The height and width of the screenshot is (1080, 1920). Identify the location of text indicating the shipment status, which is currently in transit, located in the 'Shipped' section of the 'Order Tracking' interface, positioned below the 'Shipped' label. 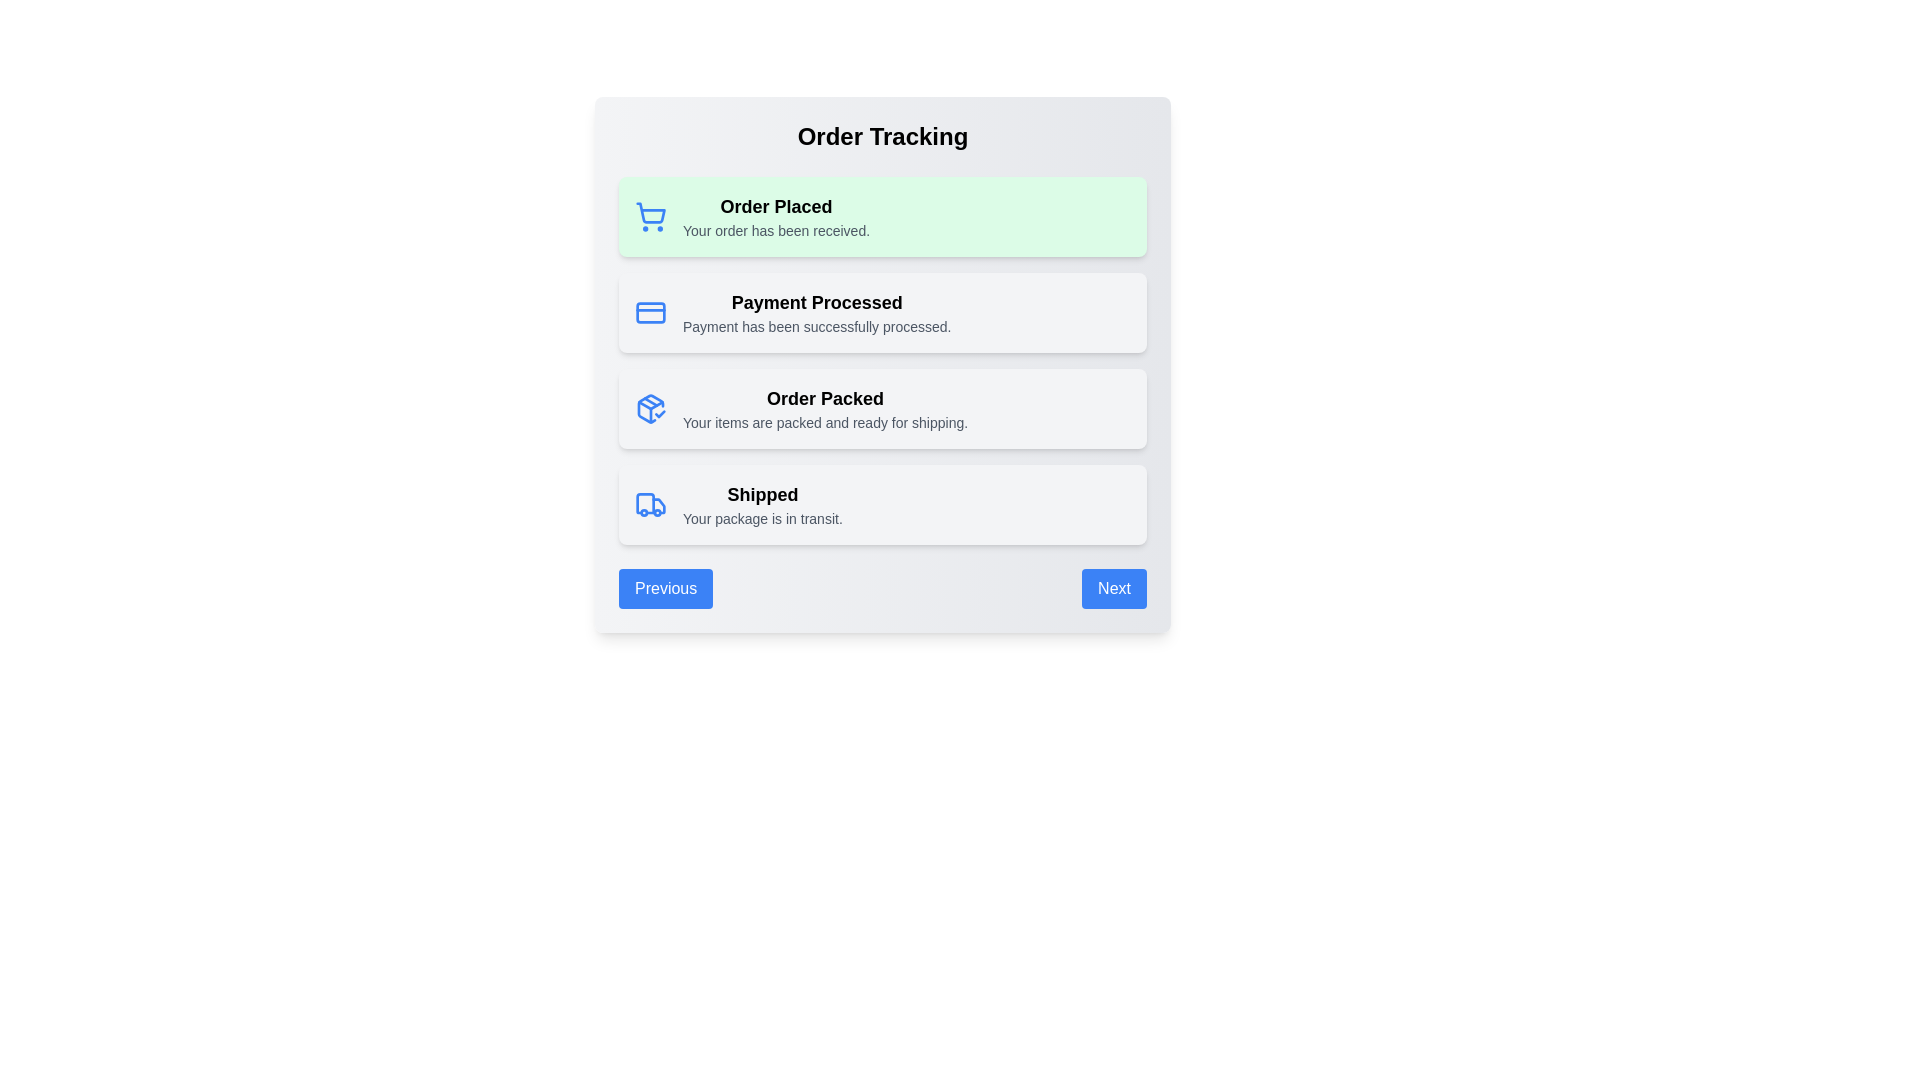
(761, 518).